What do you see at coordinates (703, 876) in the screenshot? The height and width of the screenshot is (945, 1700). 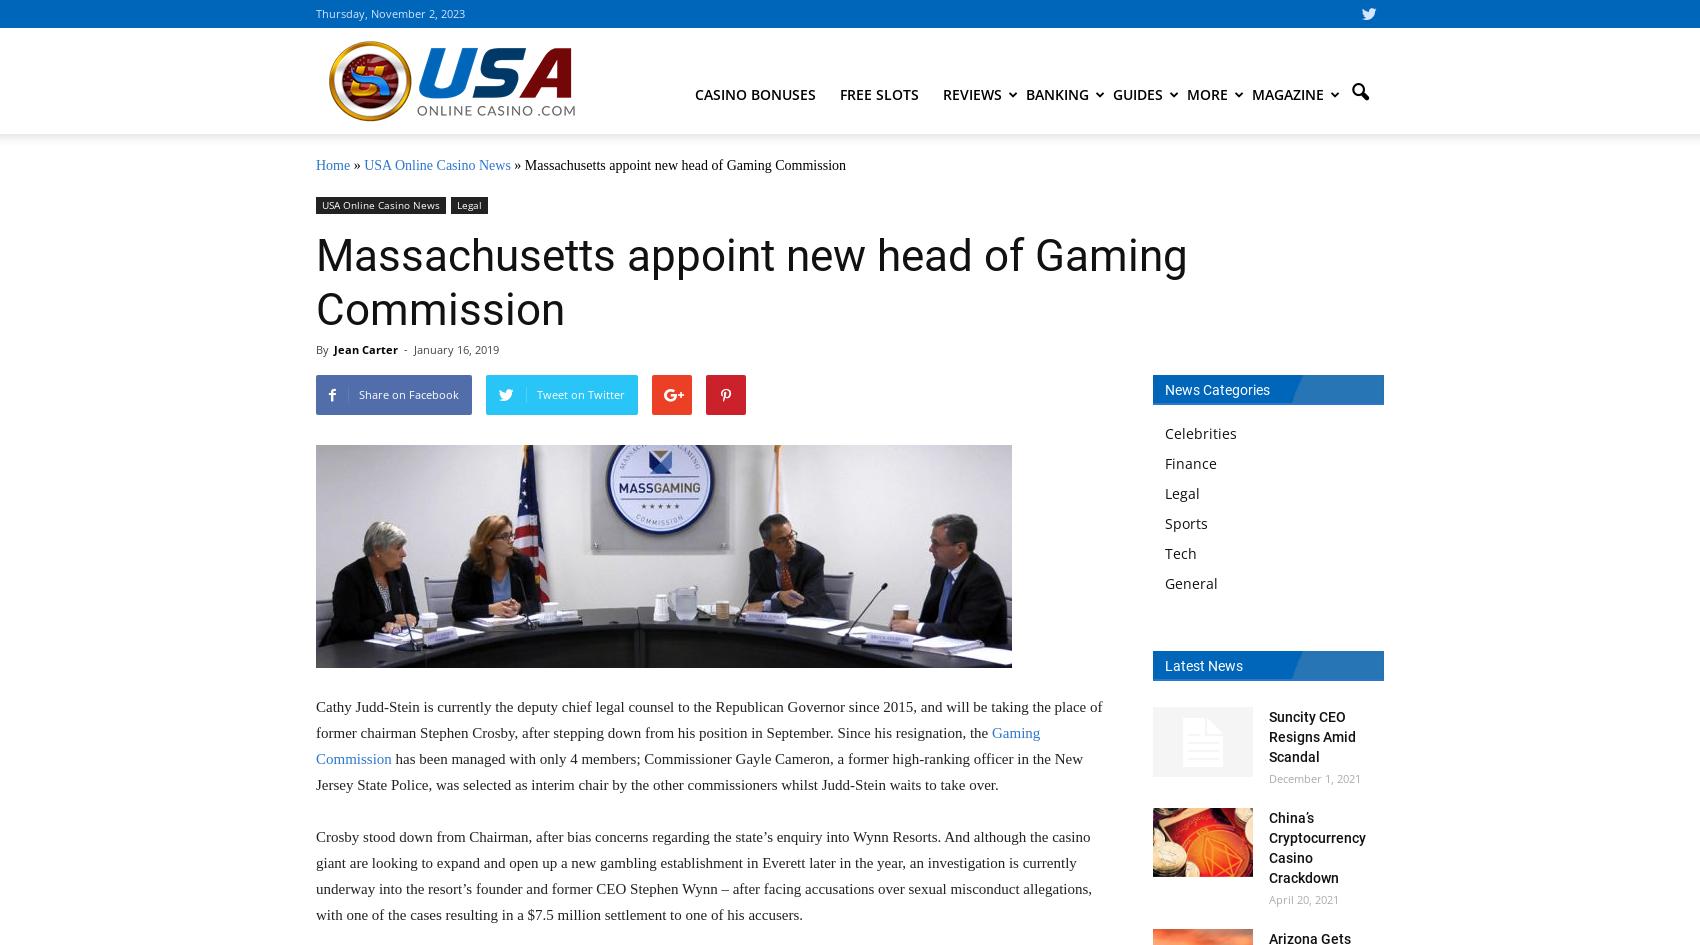 I see `'Crosby stood down from Chairman, after bias concerns regarding the state’s enquiry into Wynn Resorts. And although the casino giant are looking to expand and open up a new gambling establishment in Everett later in the year, an investigation is currently underway into the resort’s founder and former CEO Stephen Wynn – after facing accusations over sexual misconduct allegations, with one of the cases resulting in a $7.5 million settlement to one of his accusers.'` at bounding box center [703, 876].